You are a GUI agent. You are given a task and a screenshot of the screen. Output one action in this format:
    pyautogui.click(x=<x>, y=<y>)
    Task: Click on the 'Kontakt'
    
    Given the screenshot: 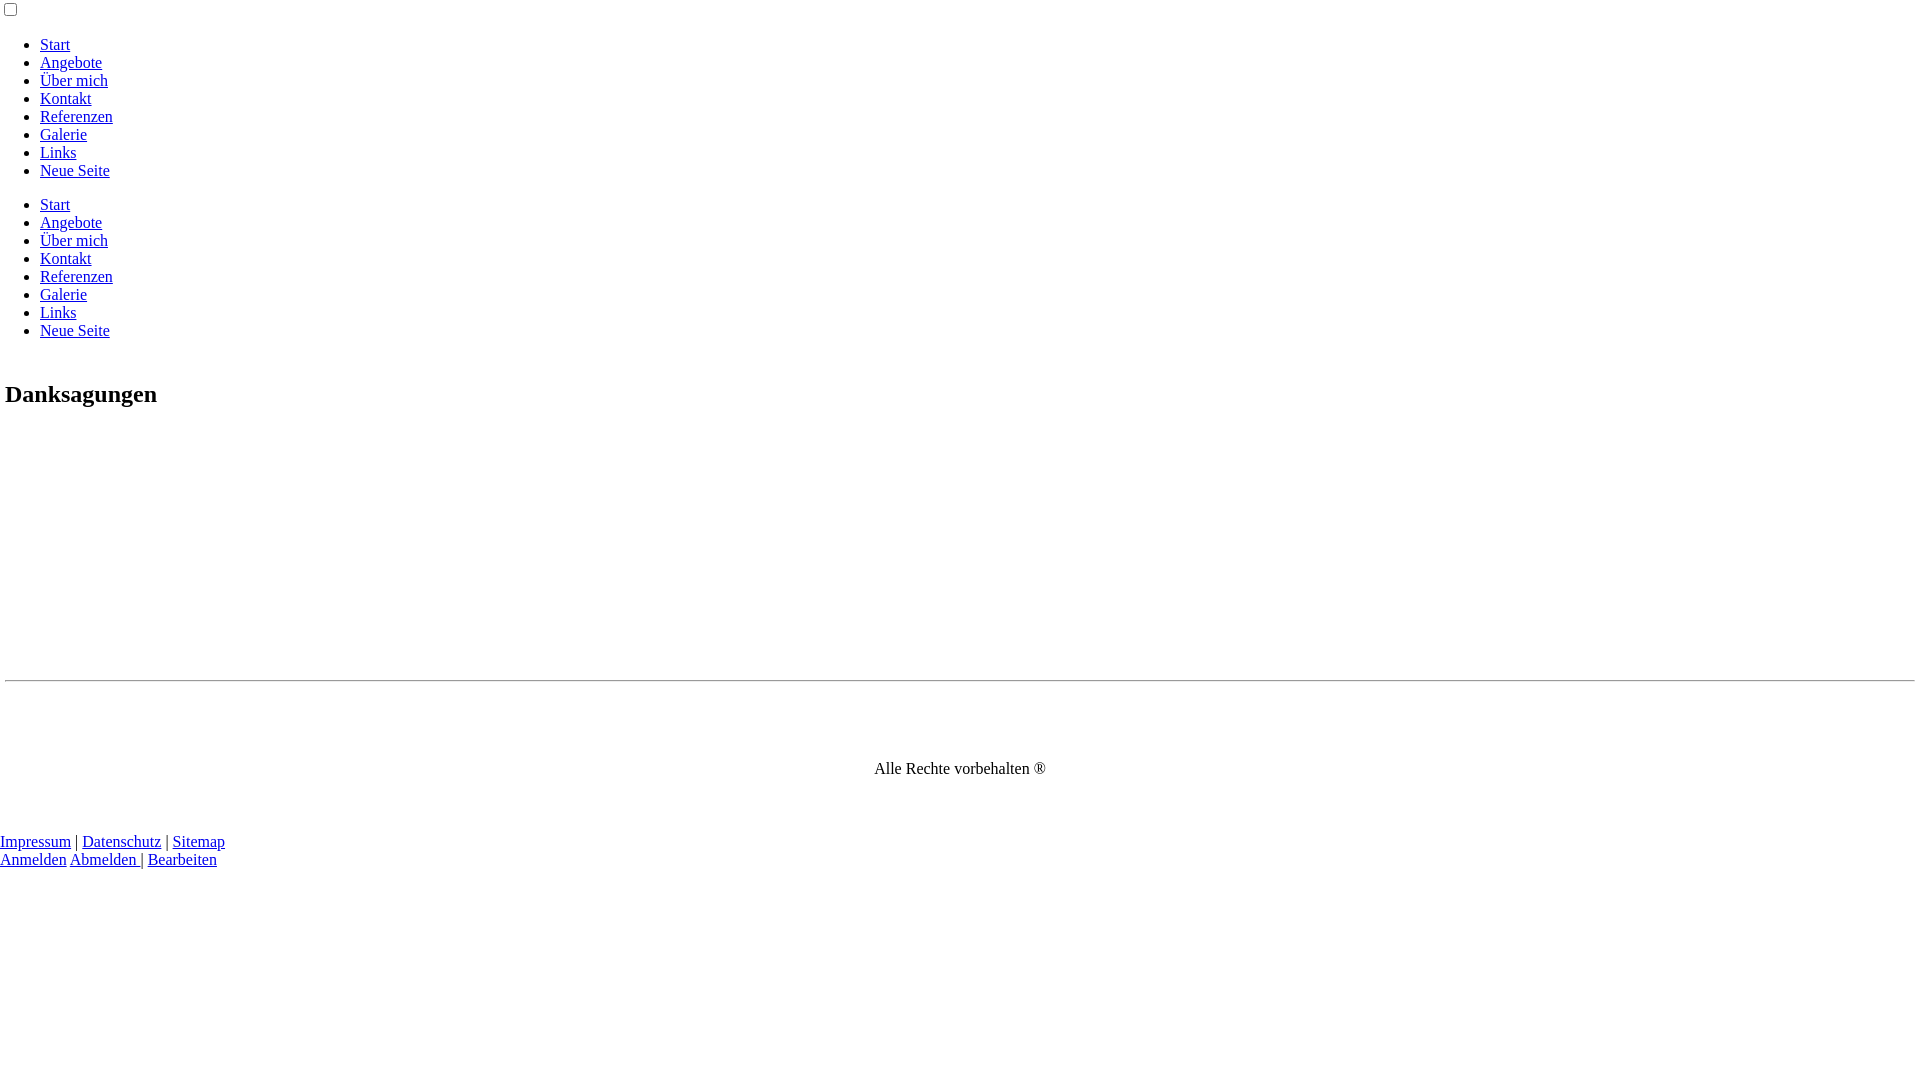 What is the action you would take?
    pyautogui.click(x=66, y=257)
    